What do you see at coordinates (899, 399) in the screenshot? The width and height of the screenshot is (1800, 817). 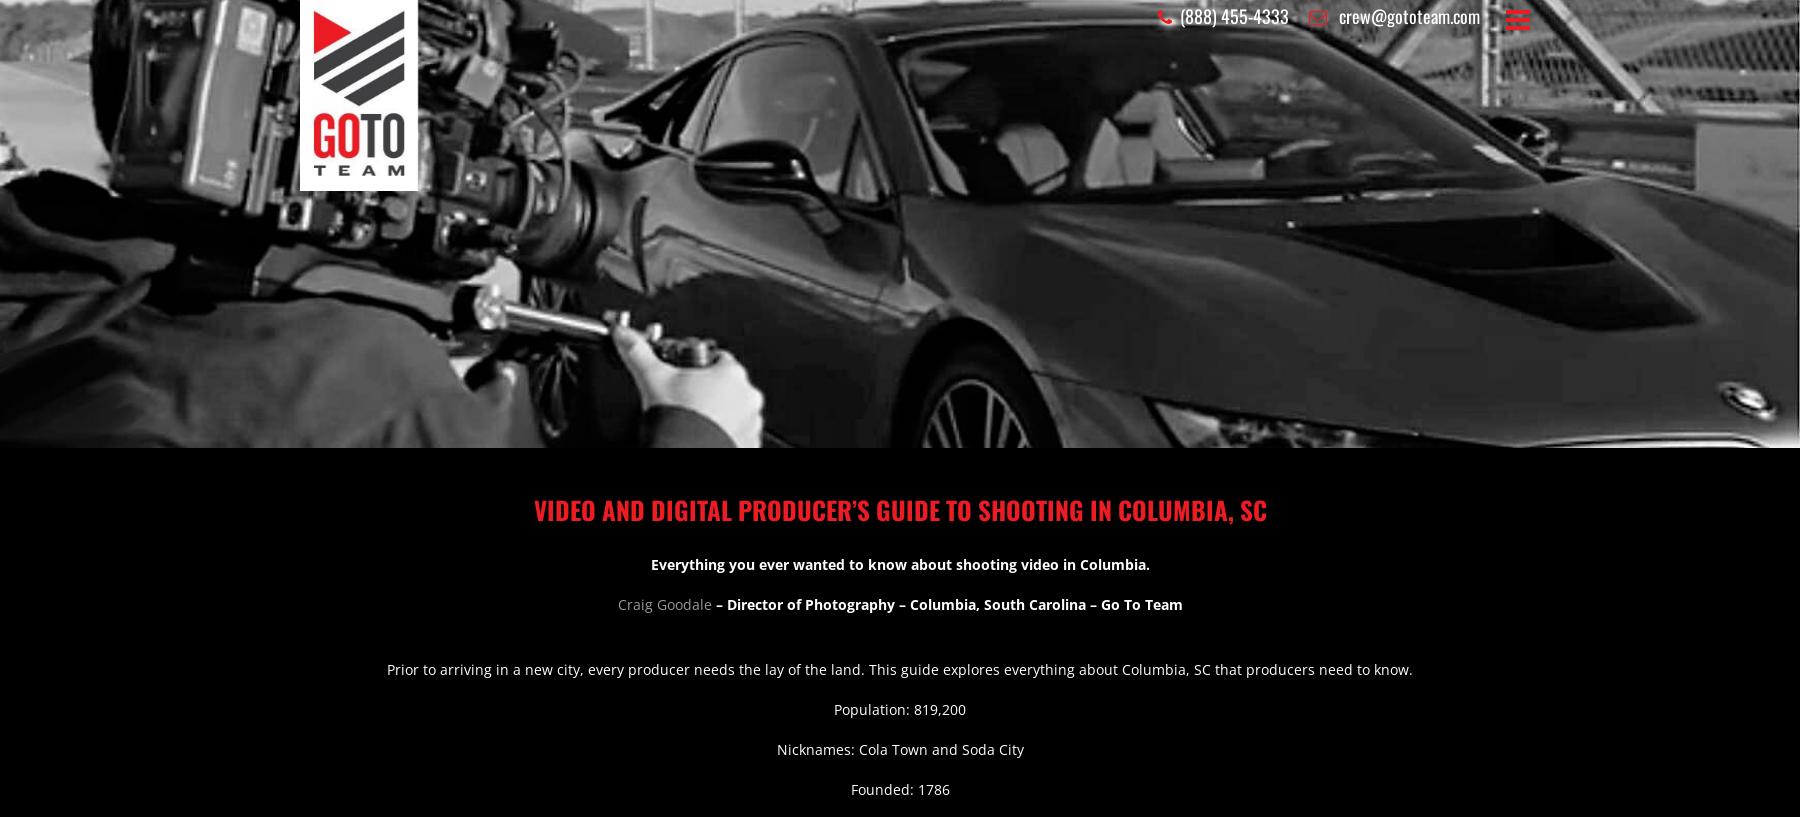 I see `'Meet Our Crews'` at bounding box center [899, 399].